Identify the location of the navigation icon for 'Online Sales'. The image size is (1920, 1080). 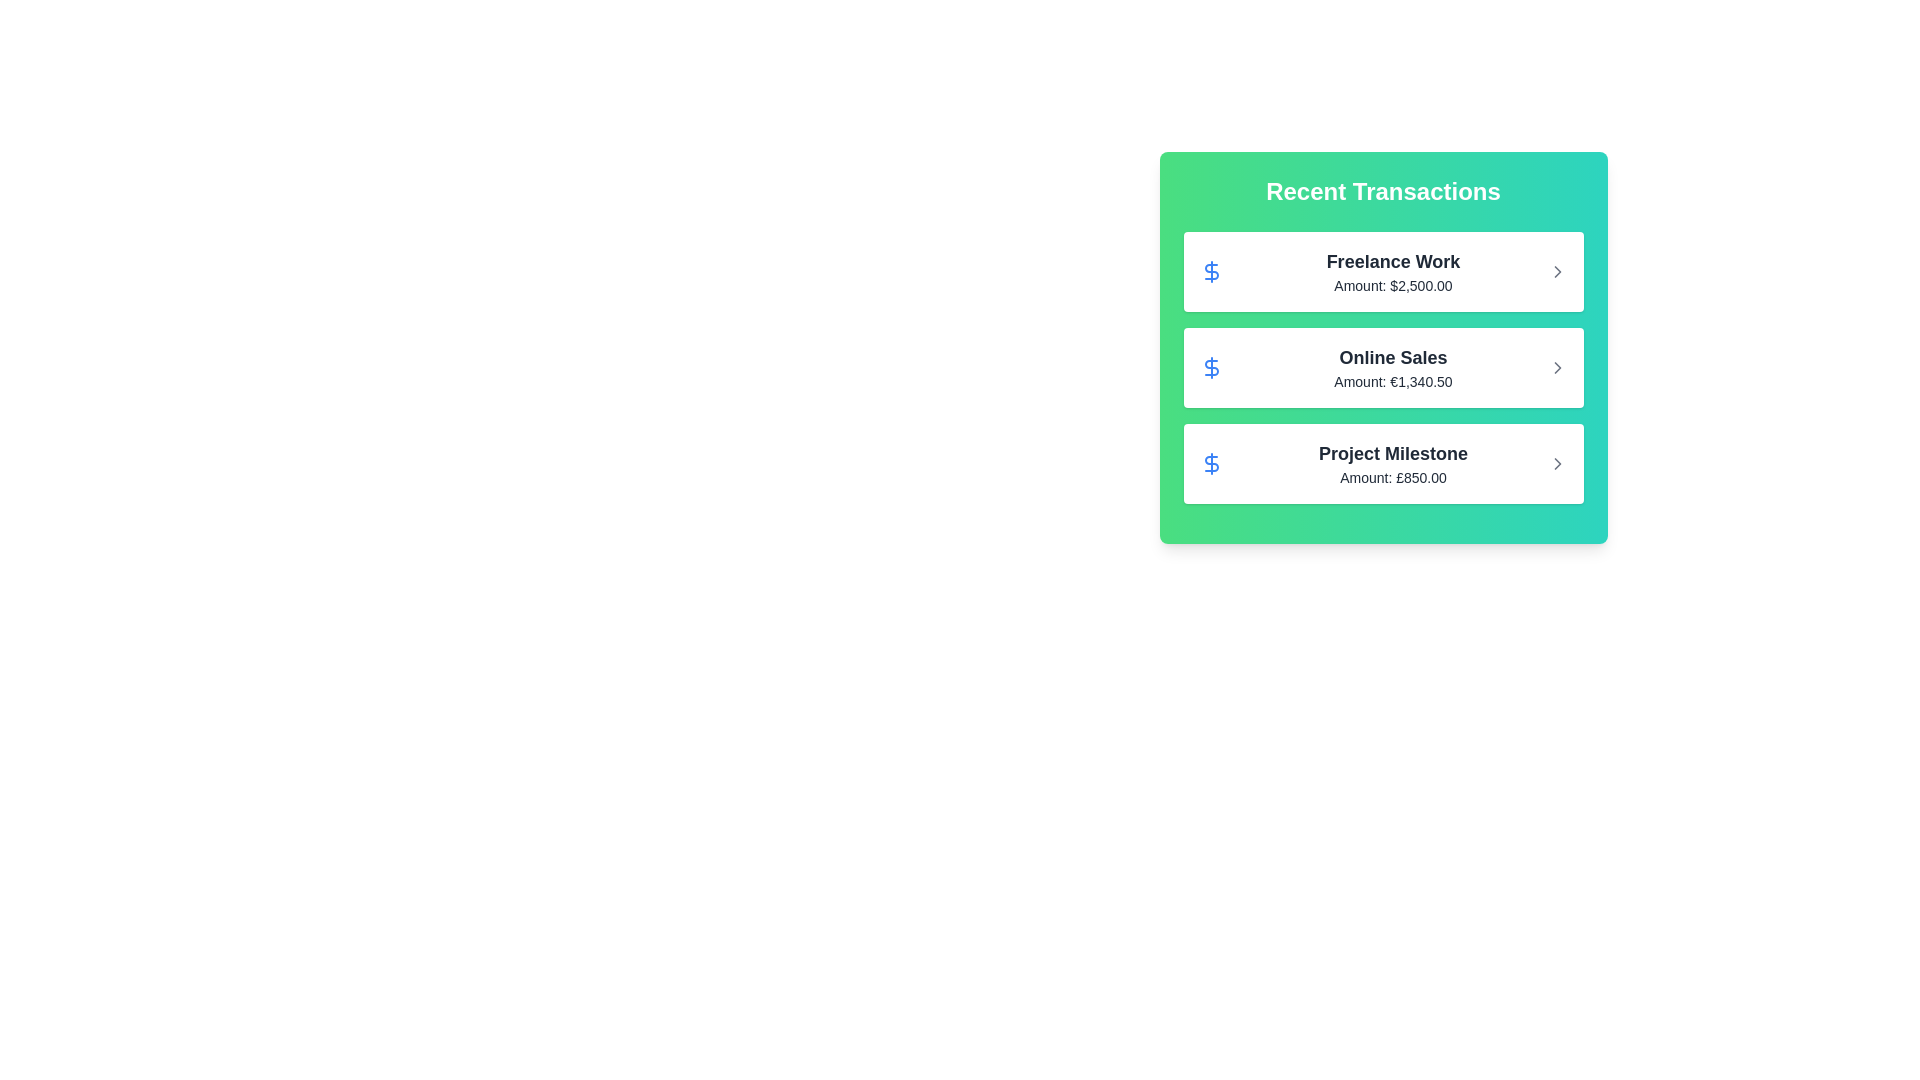
(1556, 367).